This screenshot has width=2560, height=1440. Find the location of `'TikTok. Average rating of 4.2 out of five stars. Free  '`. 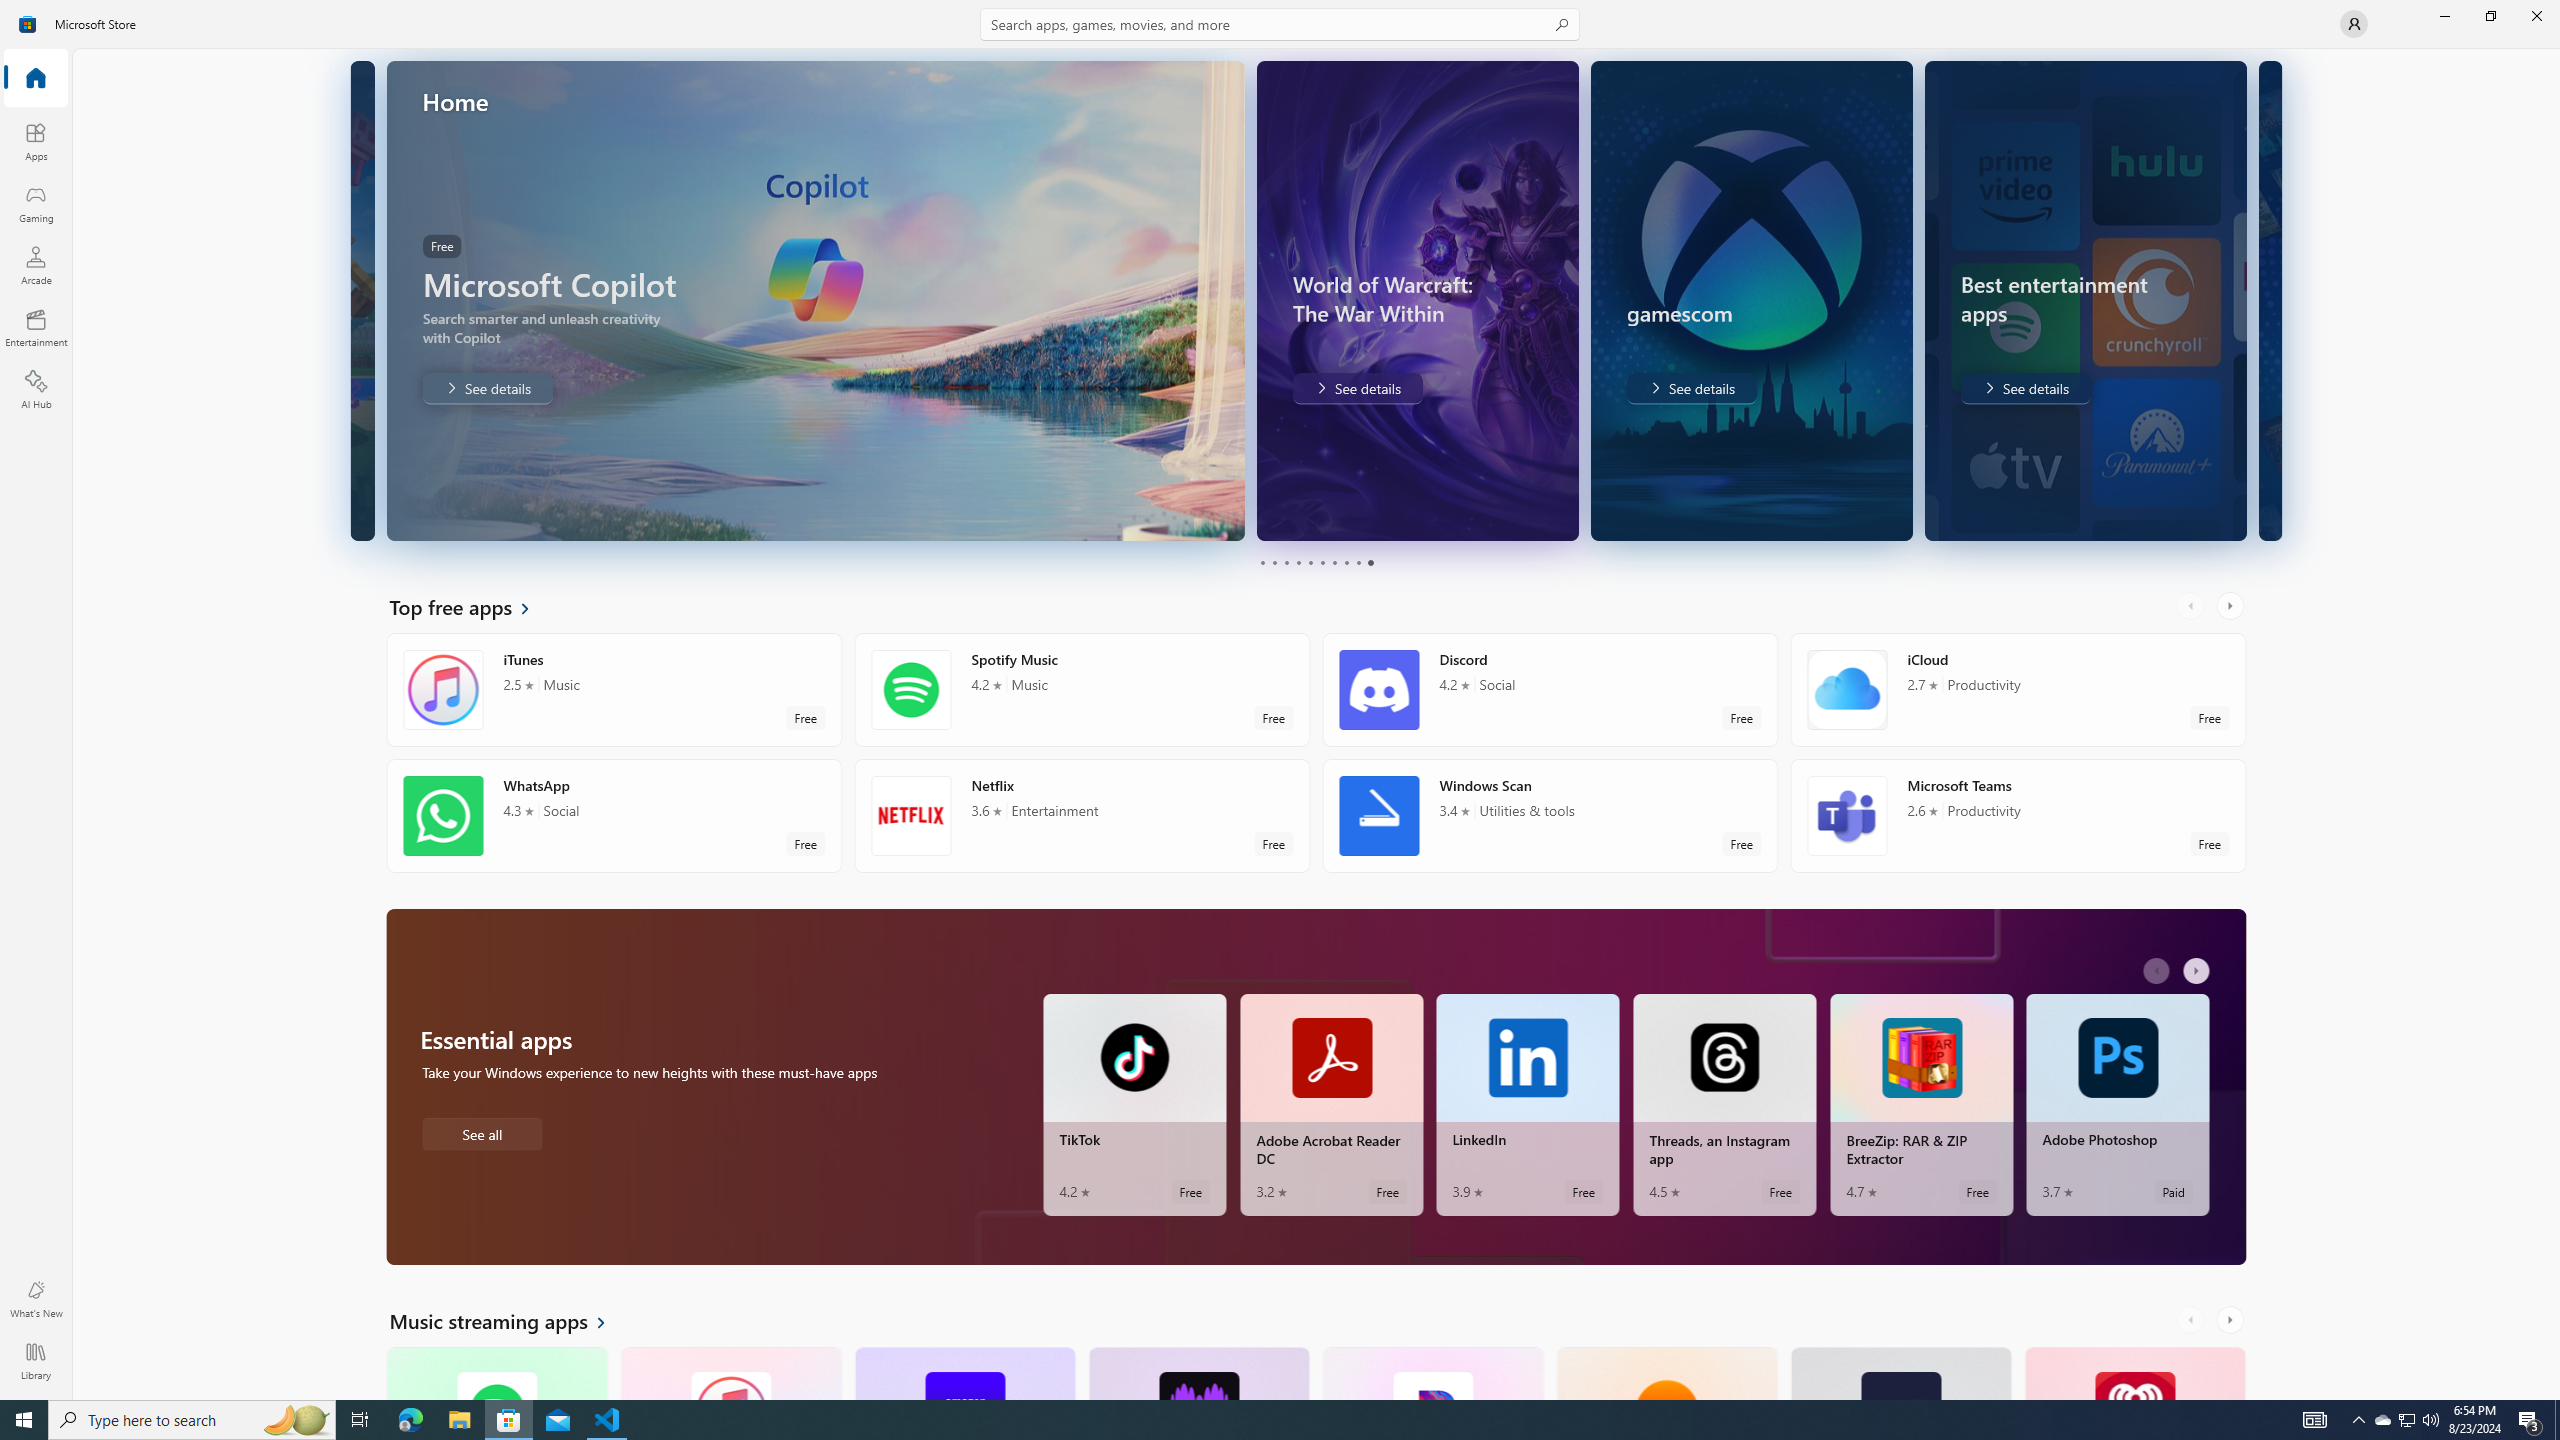

'TikTok. Average rating of 4.2 out of five stars. Free  ' is located at coordinates (1133, 1104).